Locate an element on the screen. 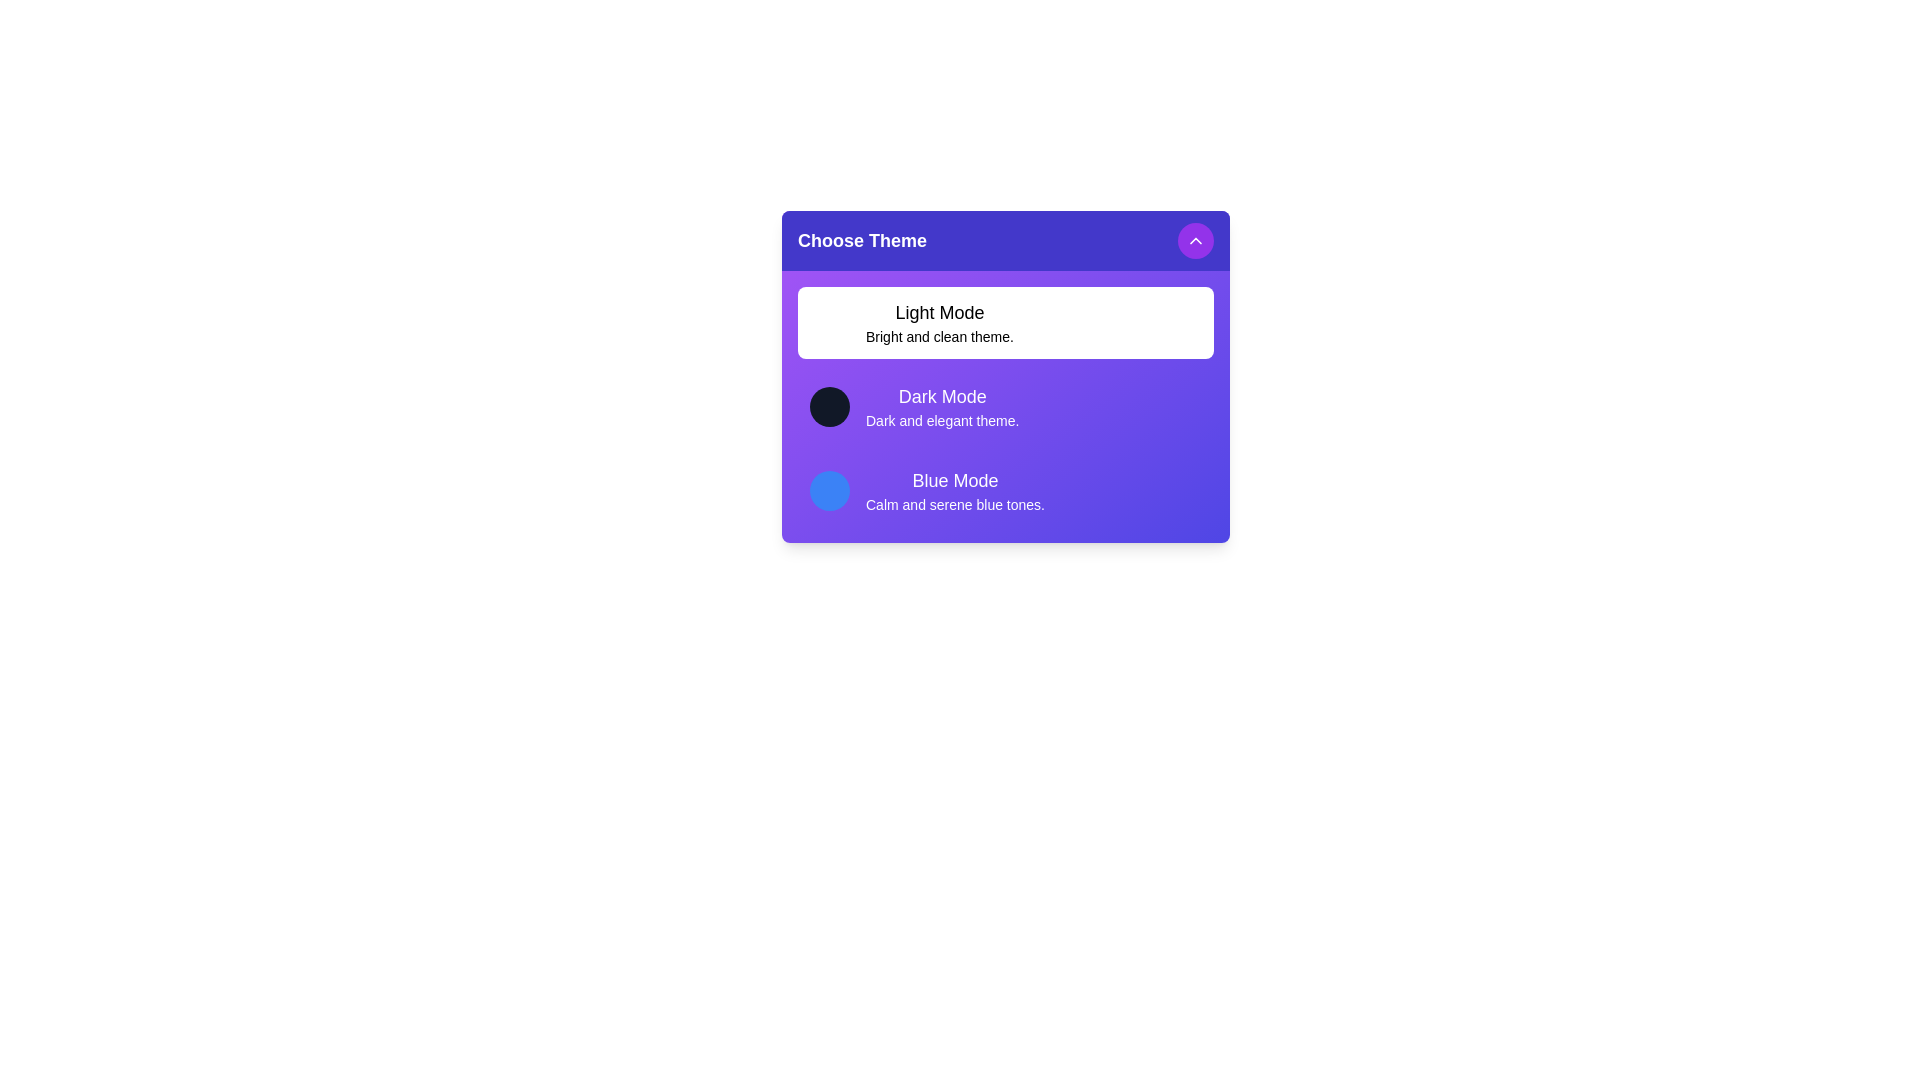 This screenshot has height=1080, width=1920. toggle button to toggle the menu visibility is located at coordinates (1195, 239).